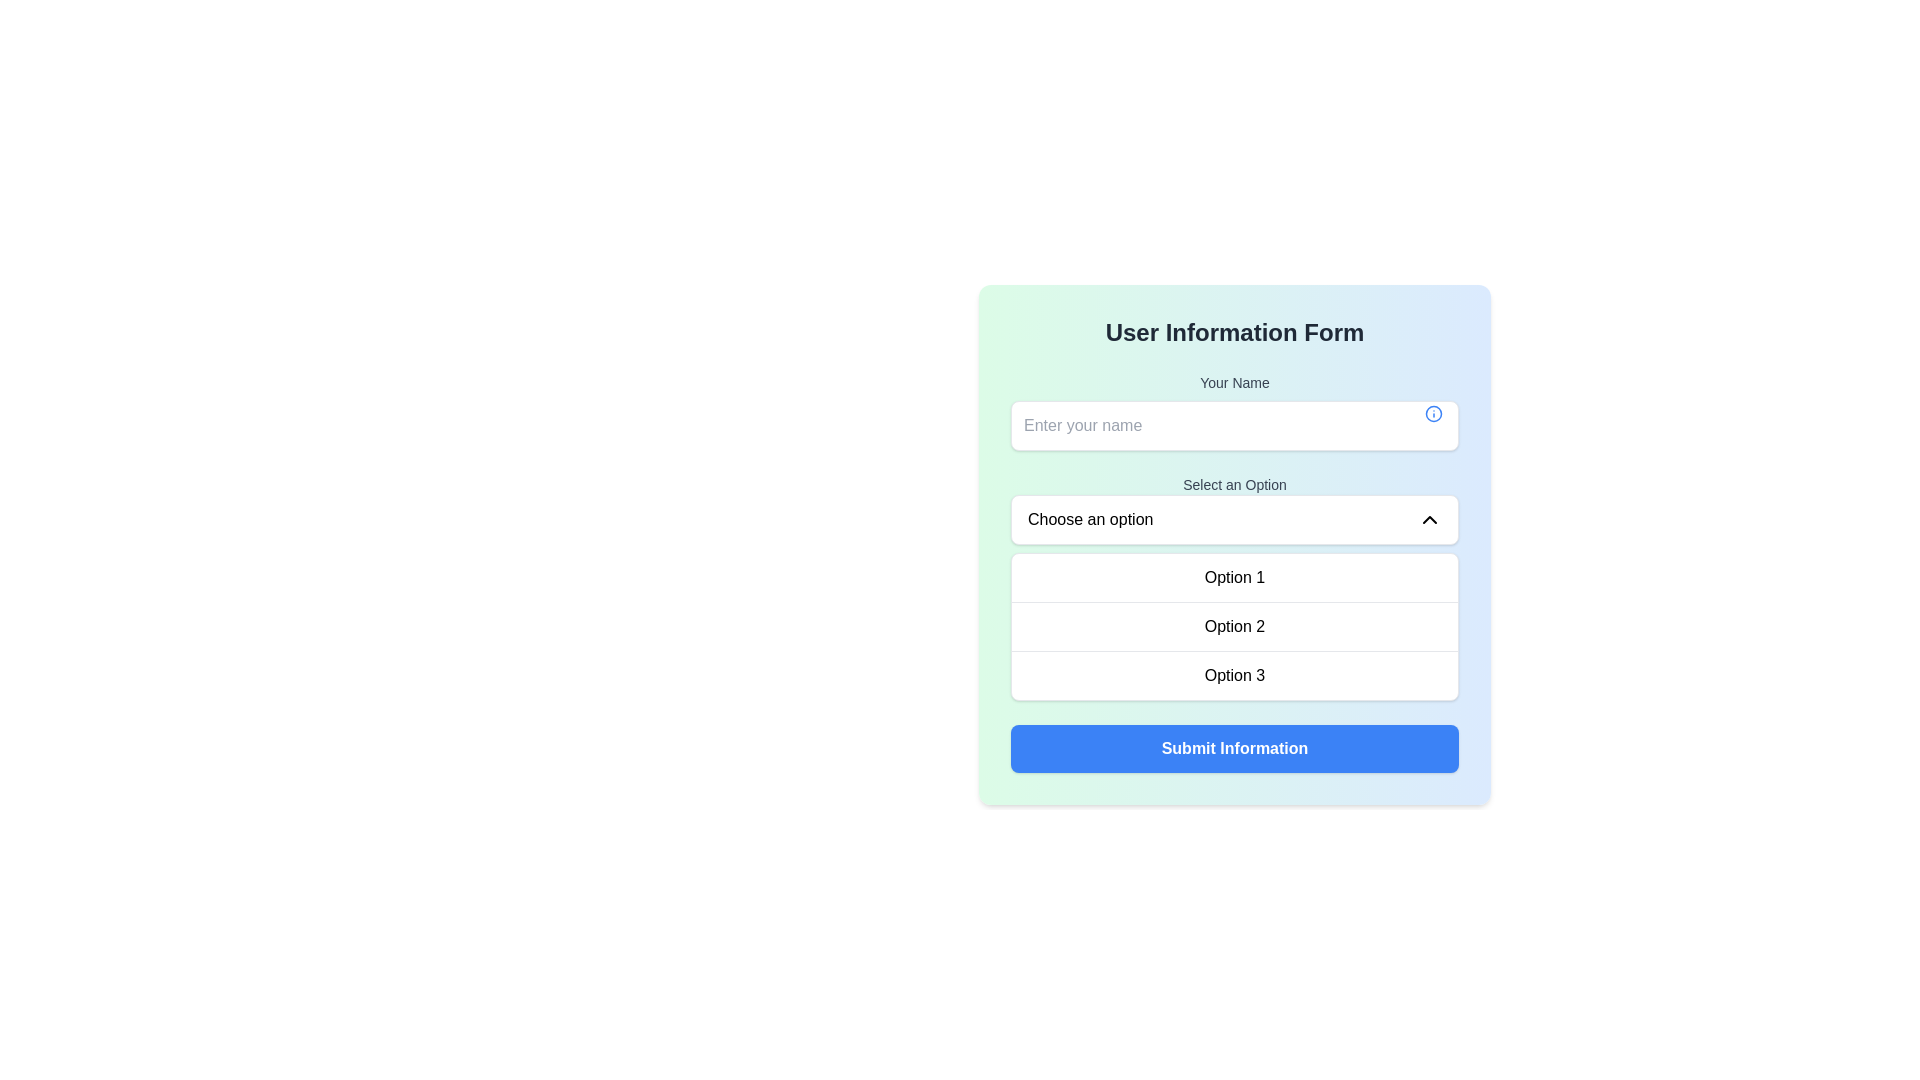 This screenshot has height=1080, width=1920. Describe the element at coordinates (1233, 519) in the screenshot. I see `the dropdown menu labeled 'Choose an option' to toggle focus` at that location.